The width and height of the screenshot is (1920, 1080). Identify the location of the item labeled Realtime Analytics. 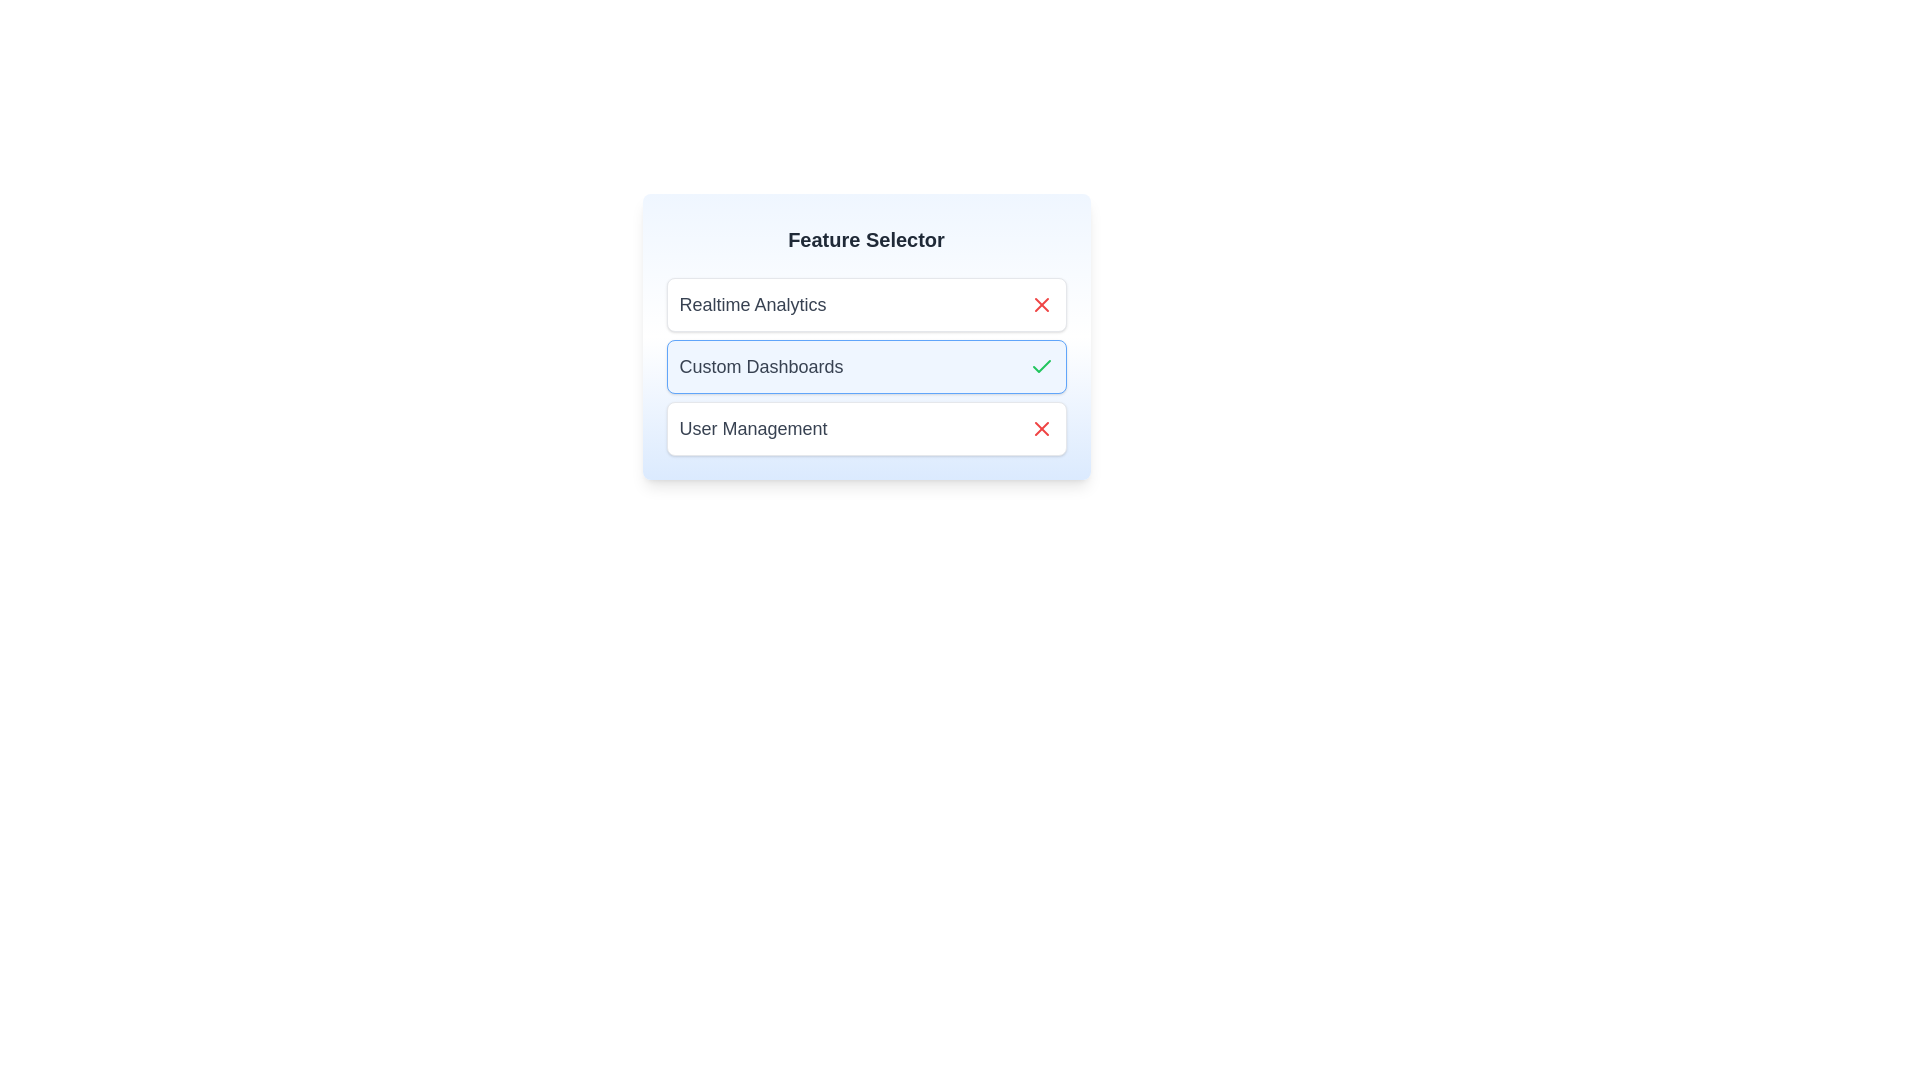
(866, 304).